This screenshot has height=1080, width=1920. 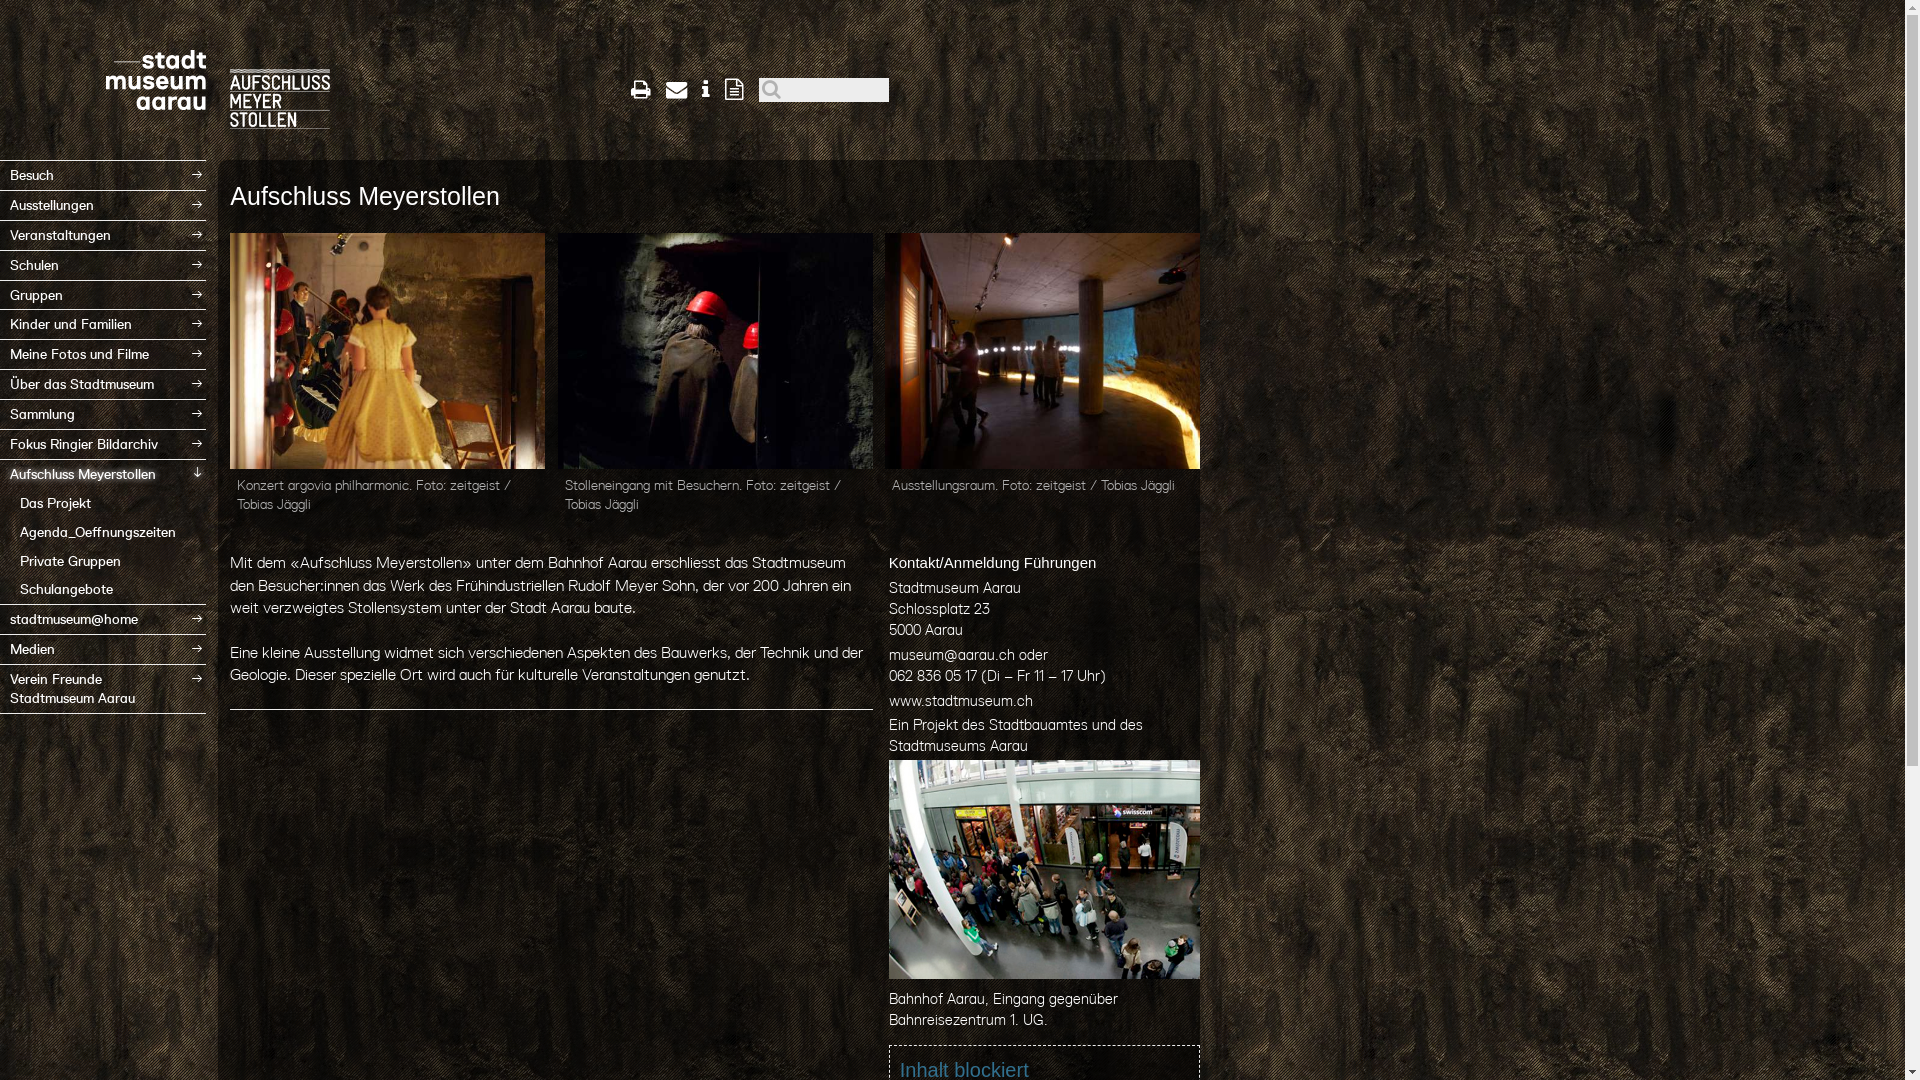 I want to click on 'Medien', so click(x=101, y=649).